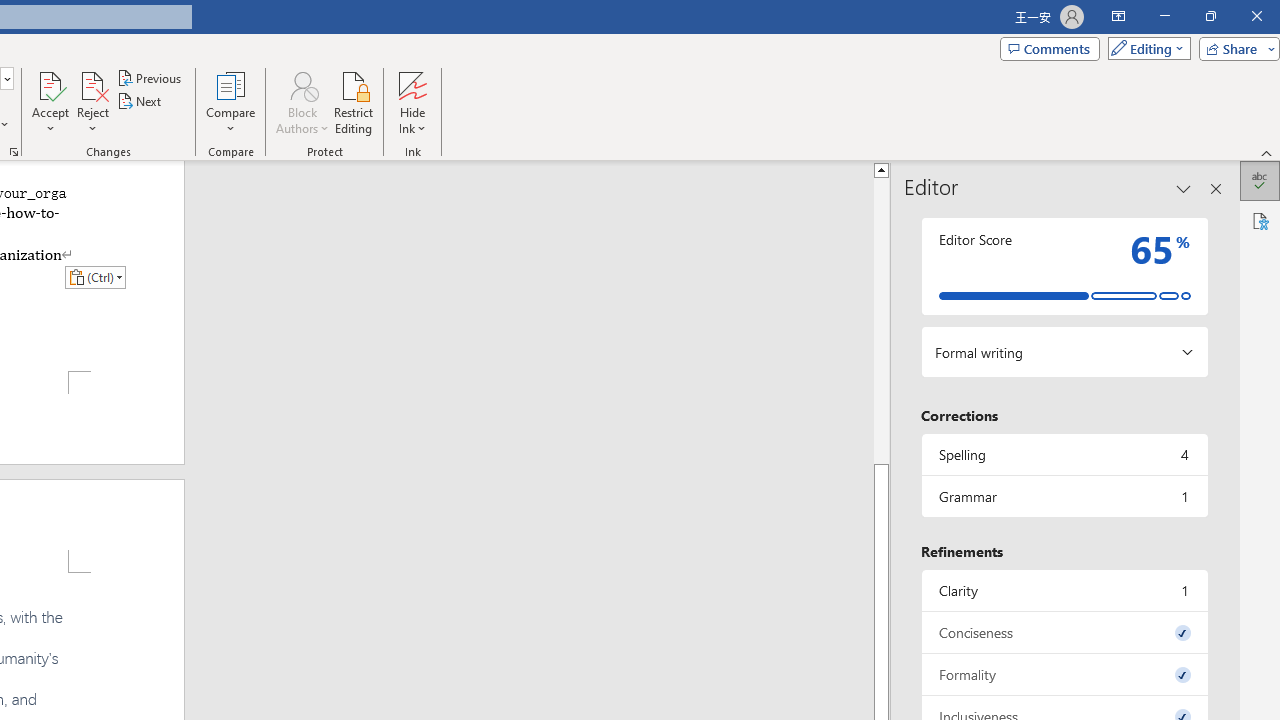 Image resolution: width=1280 pixels, height=720 pixels. What do you see at coordinates (880, 168) in the screenshot?
I see `'Line up'` at bounding box center [880, 168].